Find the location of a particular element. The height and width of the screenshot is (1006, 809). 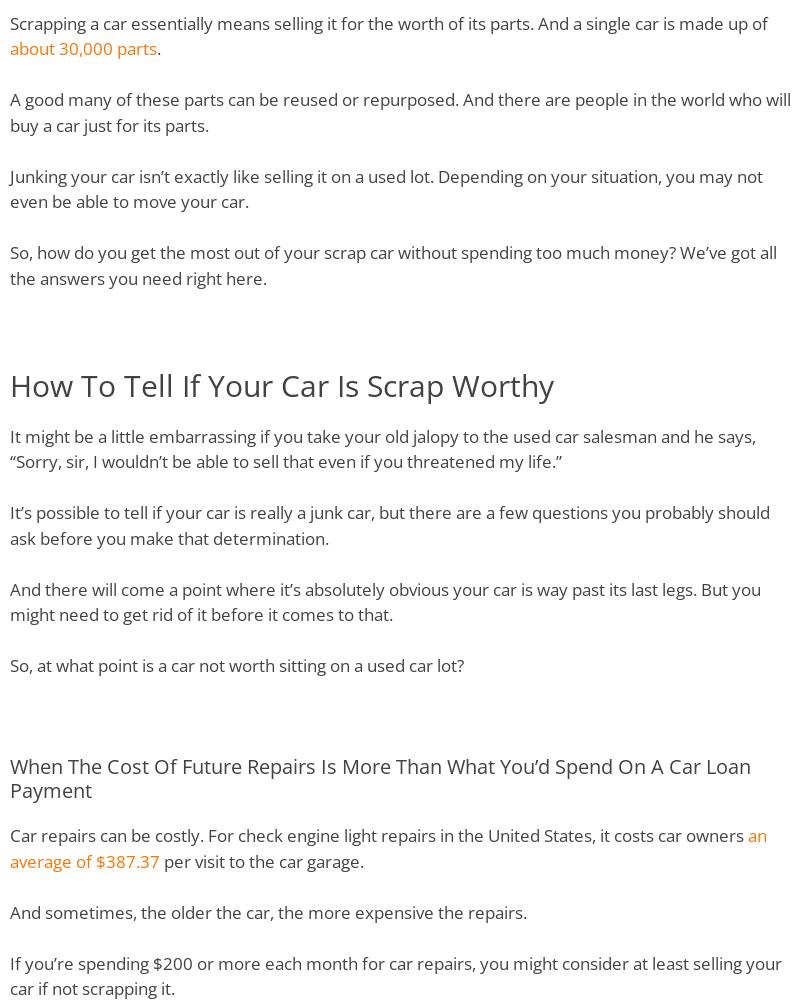

'A good many of these parts can be reused or repurposed. And there are people in the world who will buy a car just for its parts.' is located at coordinates (400, 111).